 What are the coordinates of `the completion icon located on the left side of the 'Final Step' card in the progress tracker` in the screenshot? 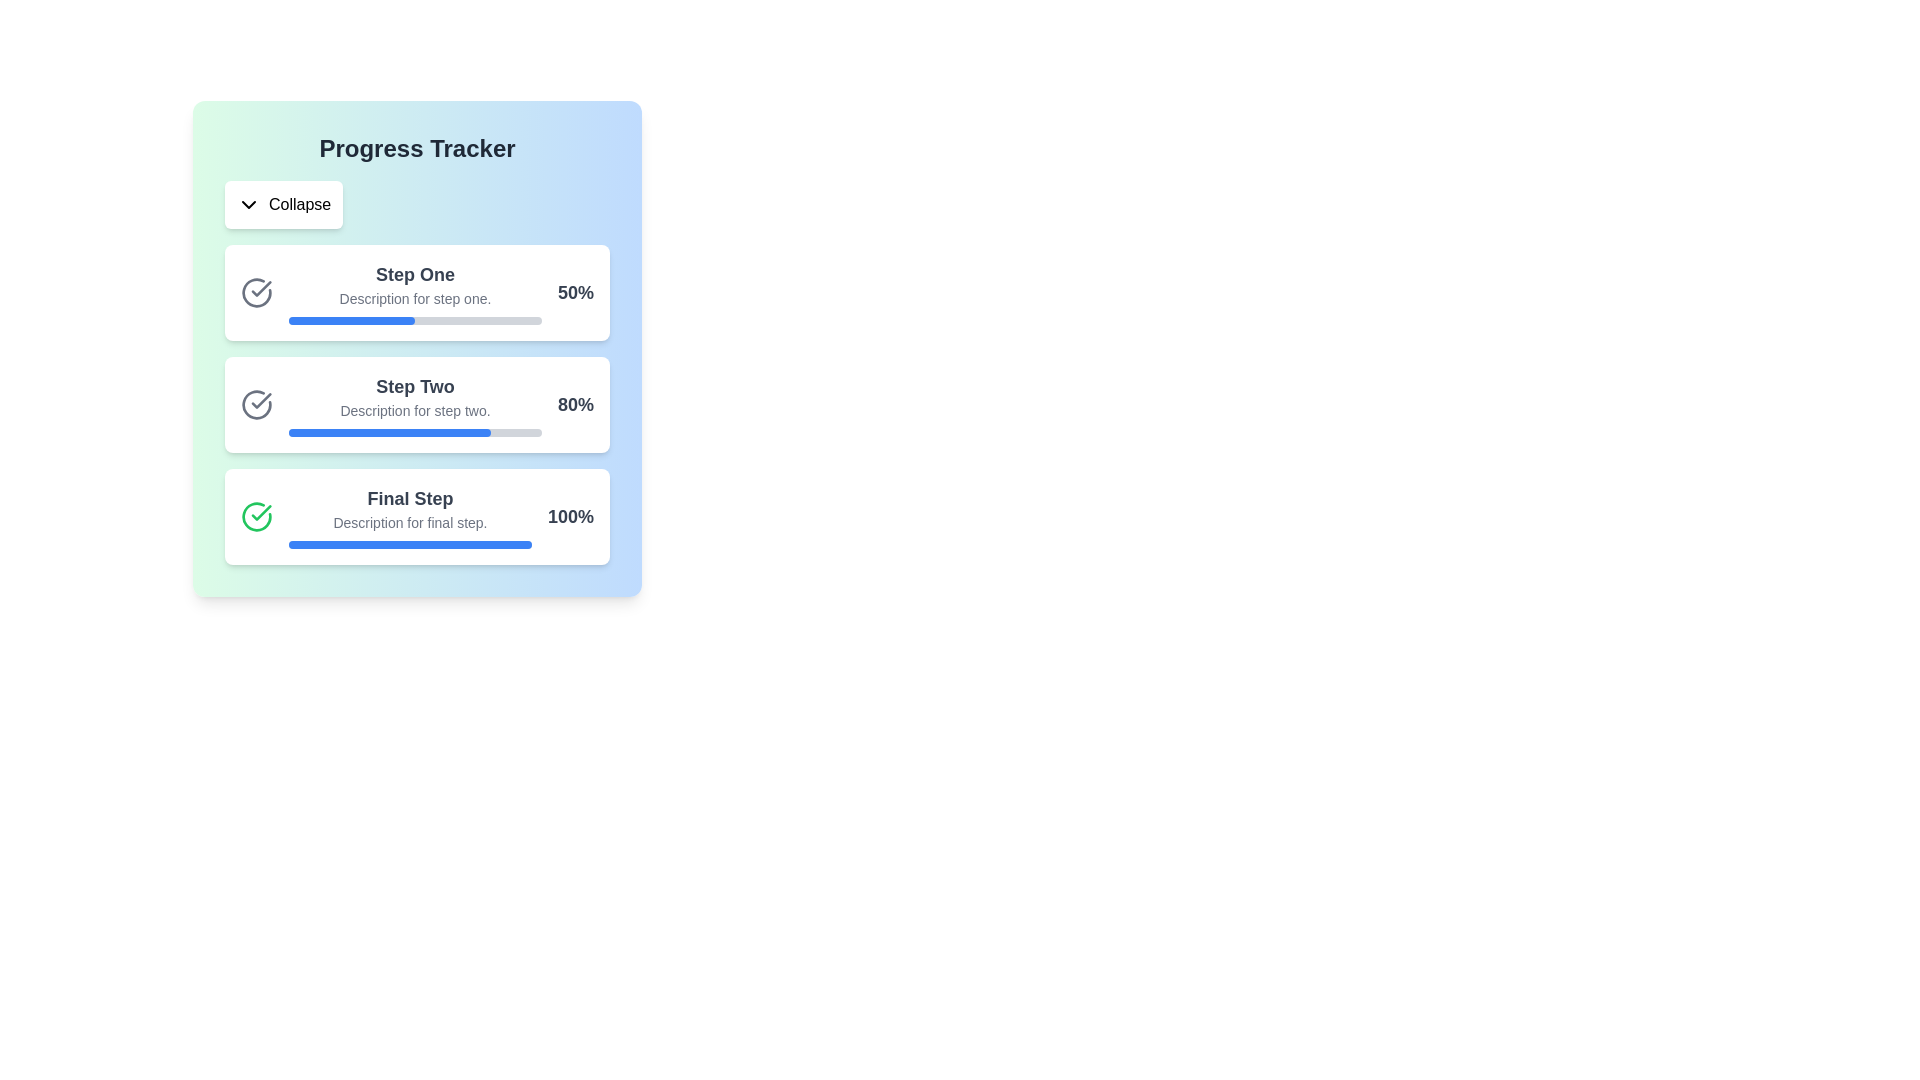 It's located at (260, 512).